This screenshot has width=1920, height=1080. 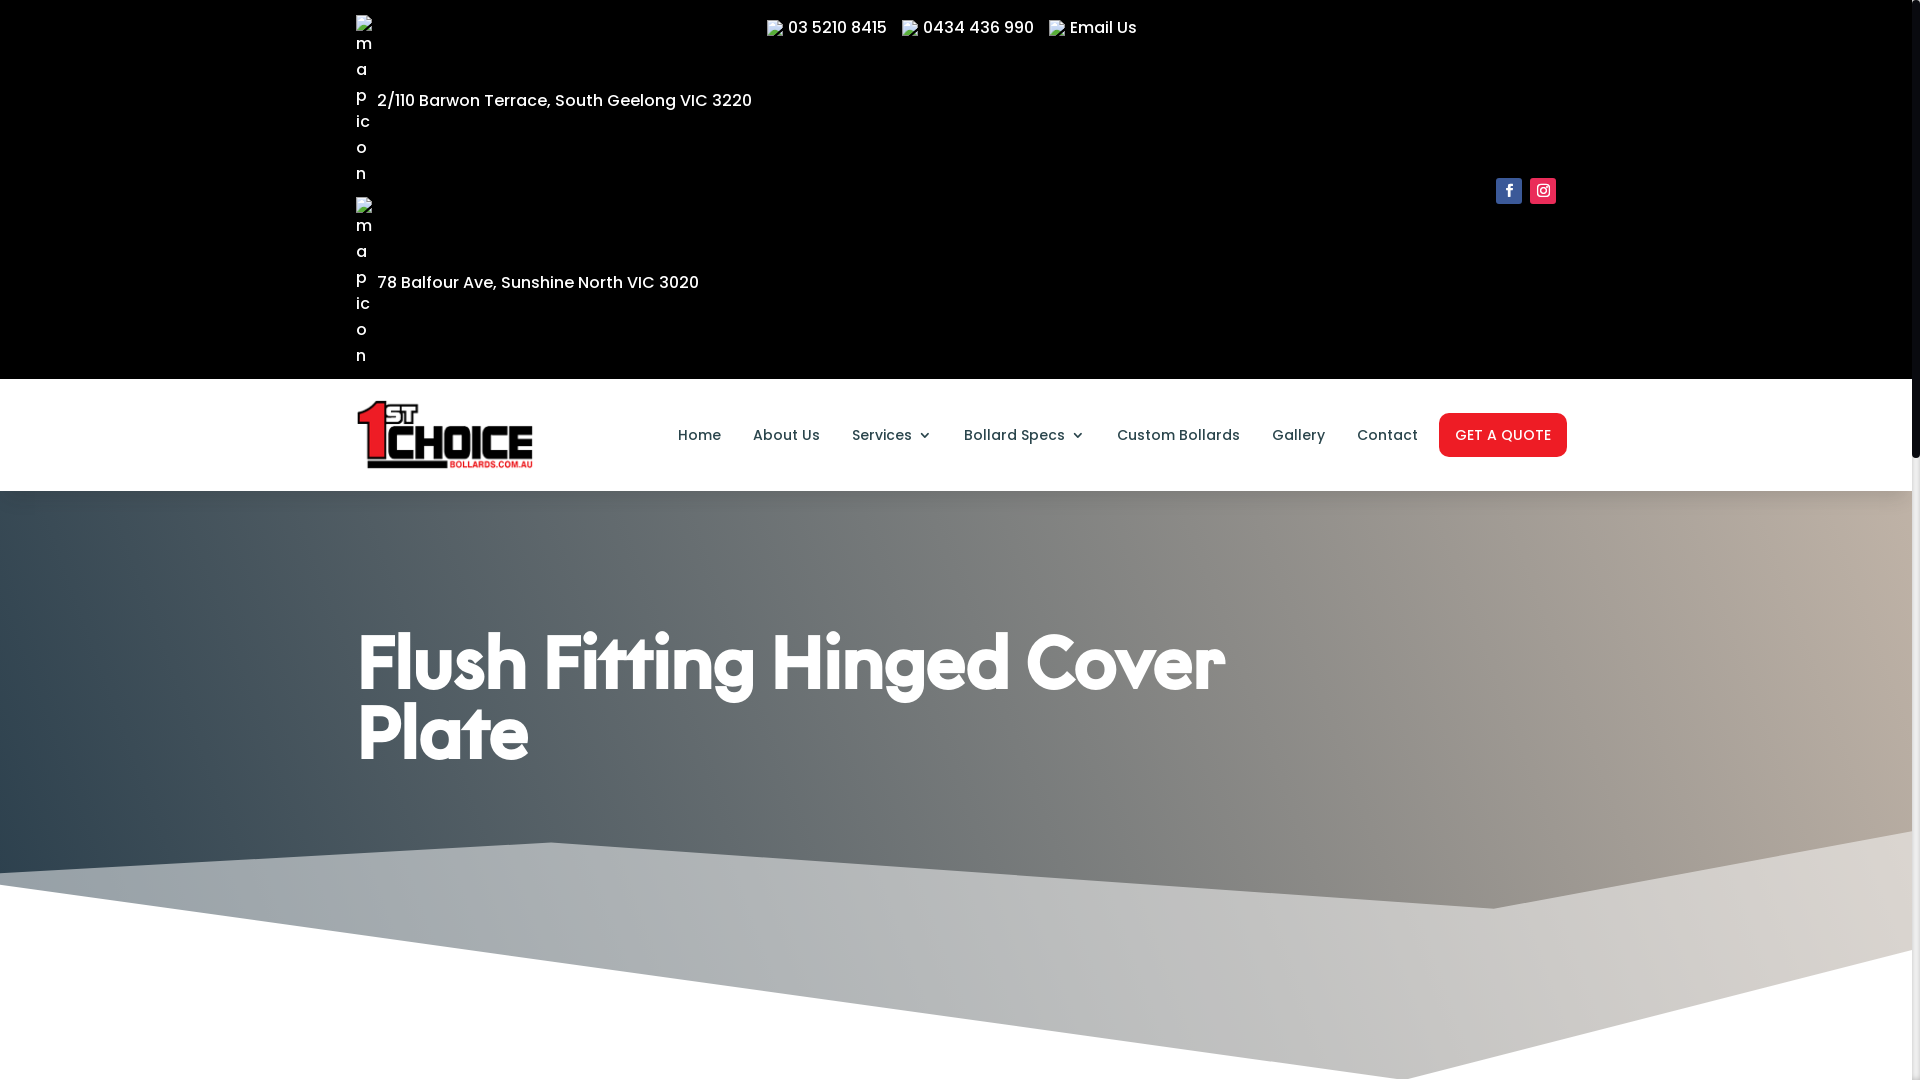 I want to click on 'Gallery', so click(x=1298, y=434).